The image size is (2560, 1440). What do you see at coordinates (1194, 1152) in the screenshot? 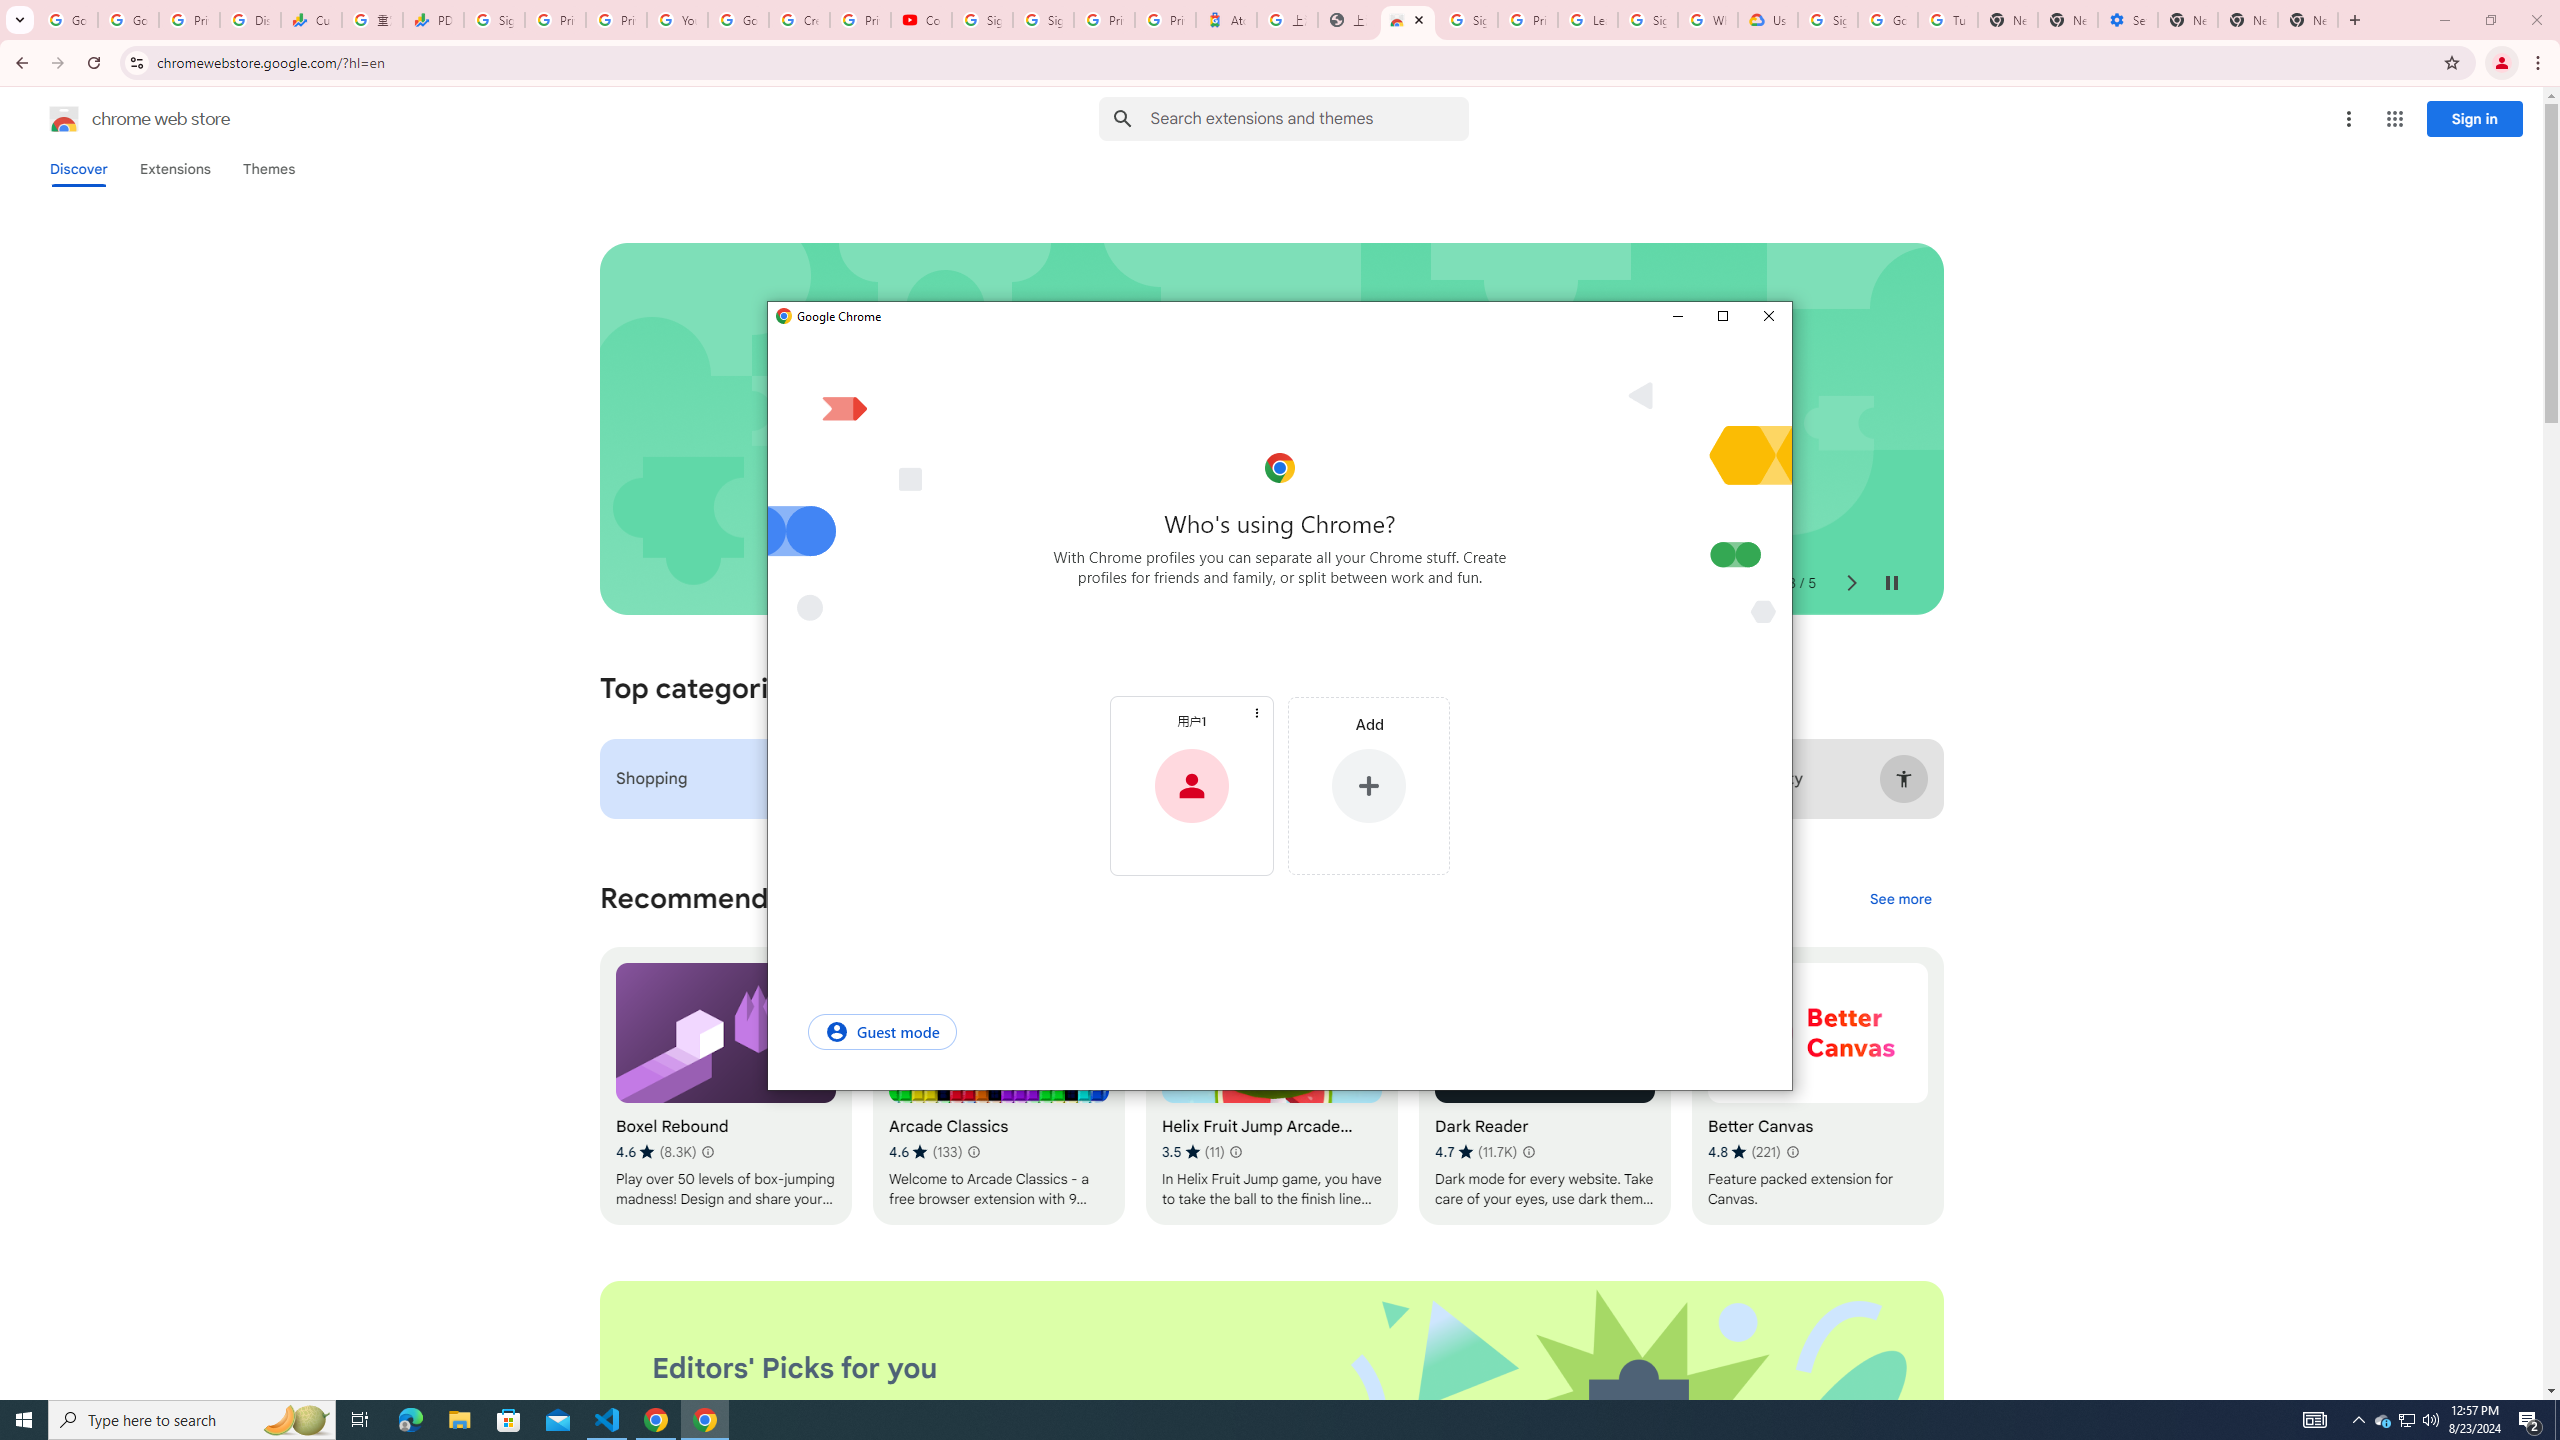
I see `'Average rating 3.5 out of 5 stars. 11 ratings.'` at bounding box center [1194, 1152].